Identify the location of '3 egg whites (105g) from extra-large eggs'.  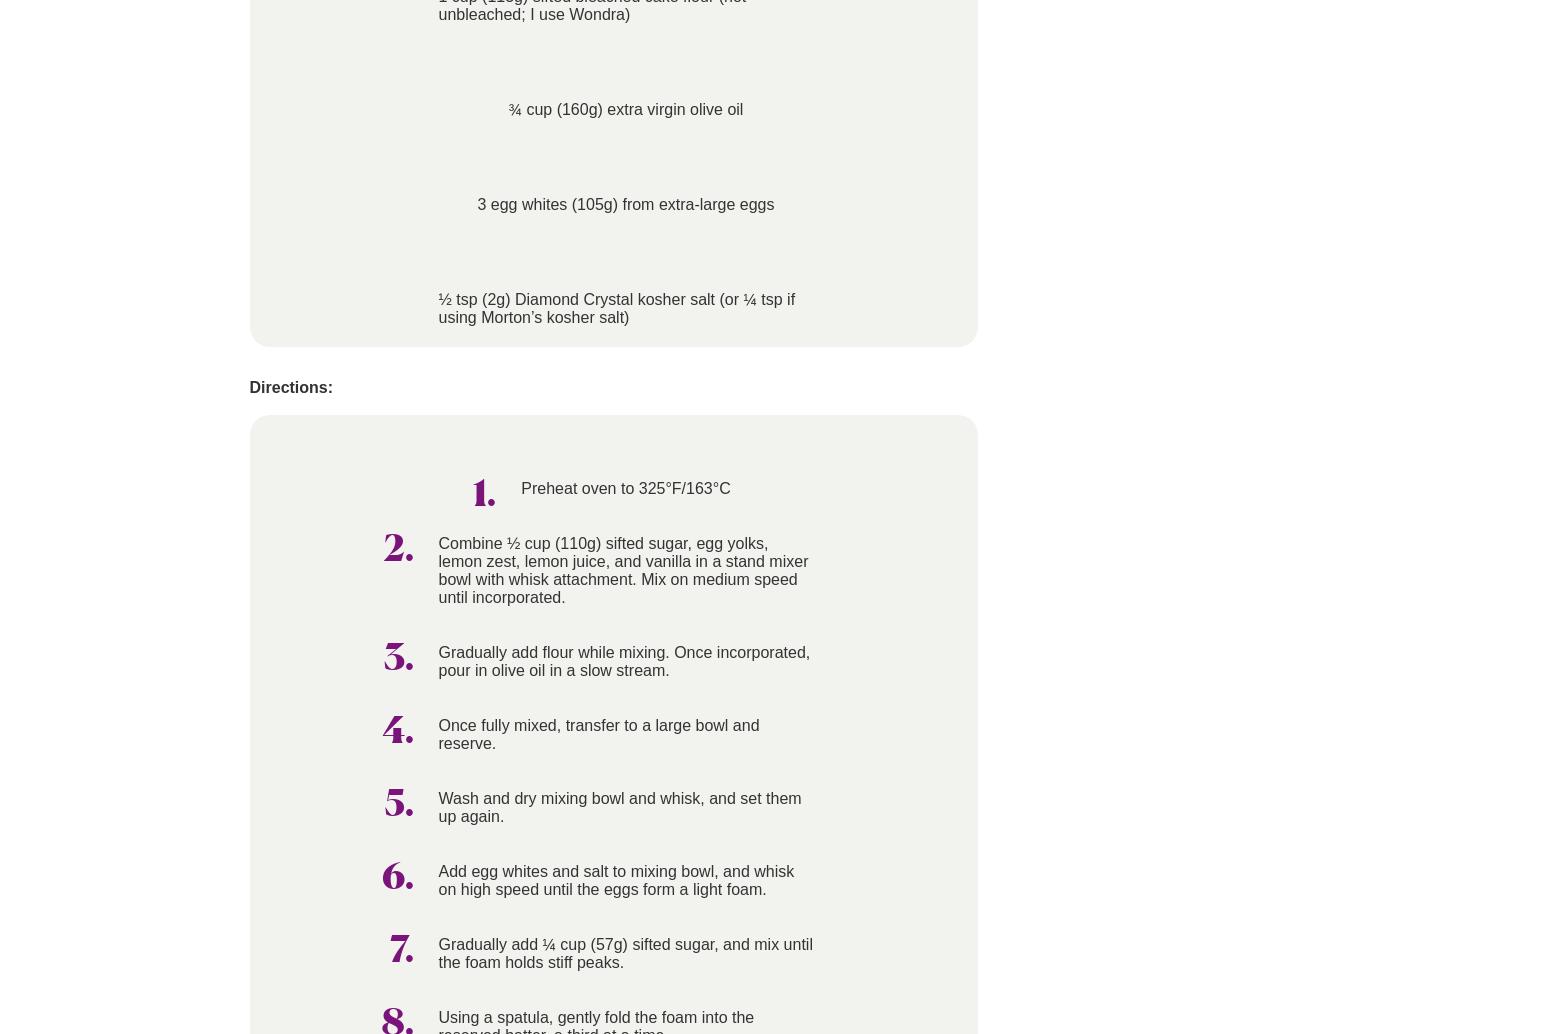
(475, 204).